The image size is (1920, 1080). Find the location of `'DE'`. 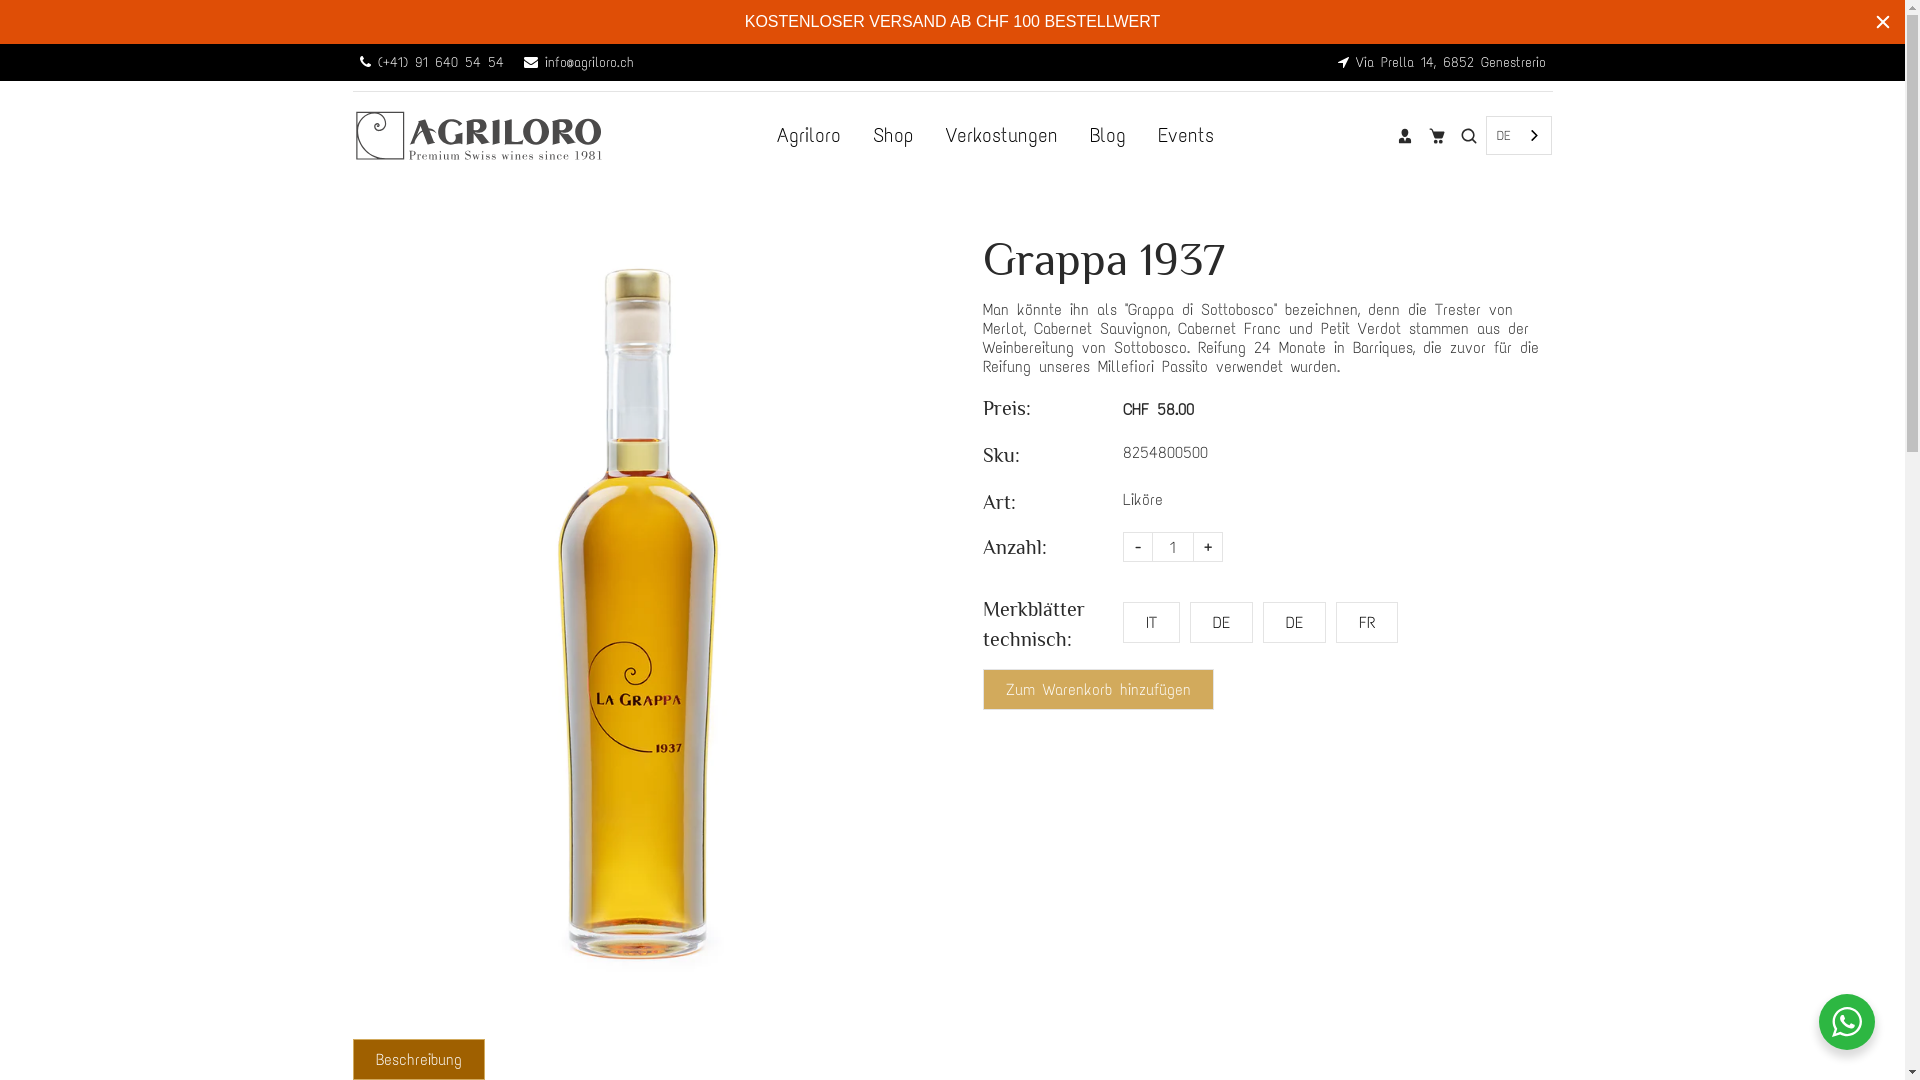

'DE' is located at coordinates (1220, 621).